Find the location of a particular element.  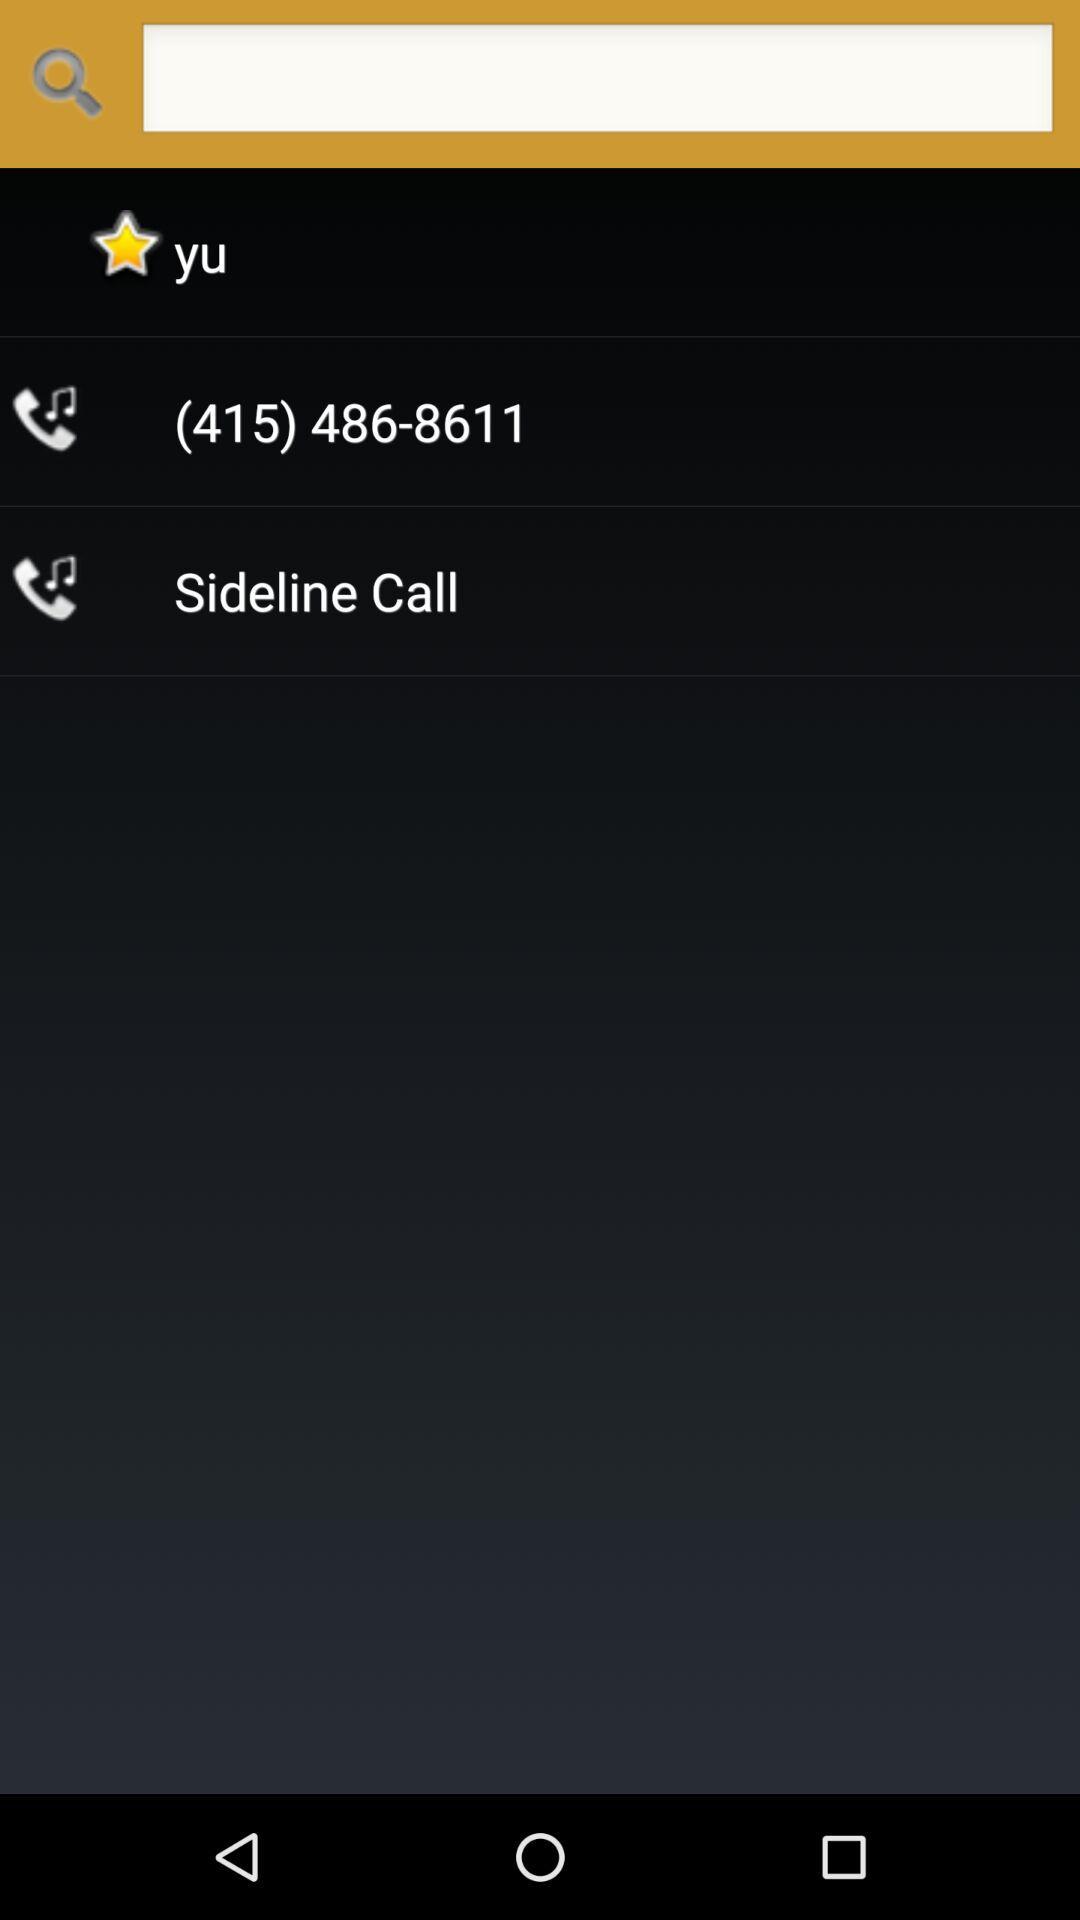

the (415) 486-8611 is located at coordinates (350, 420).